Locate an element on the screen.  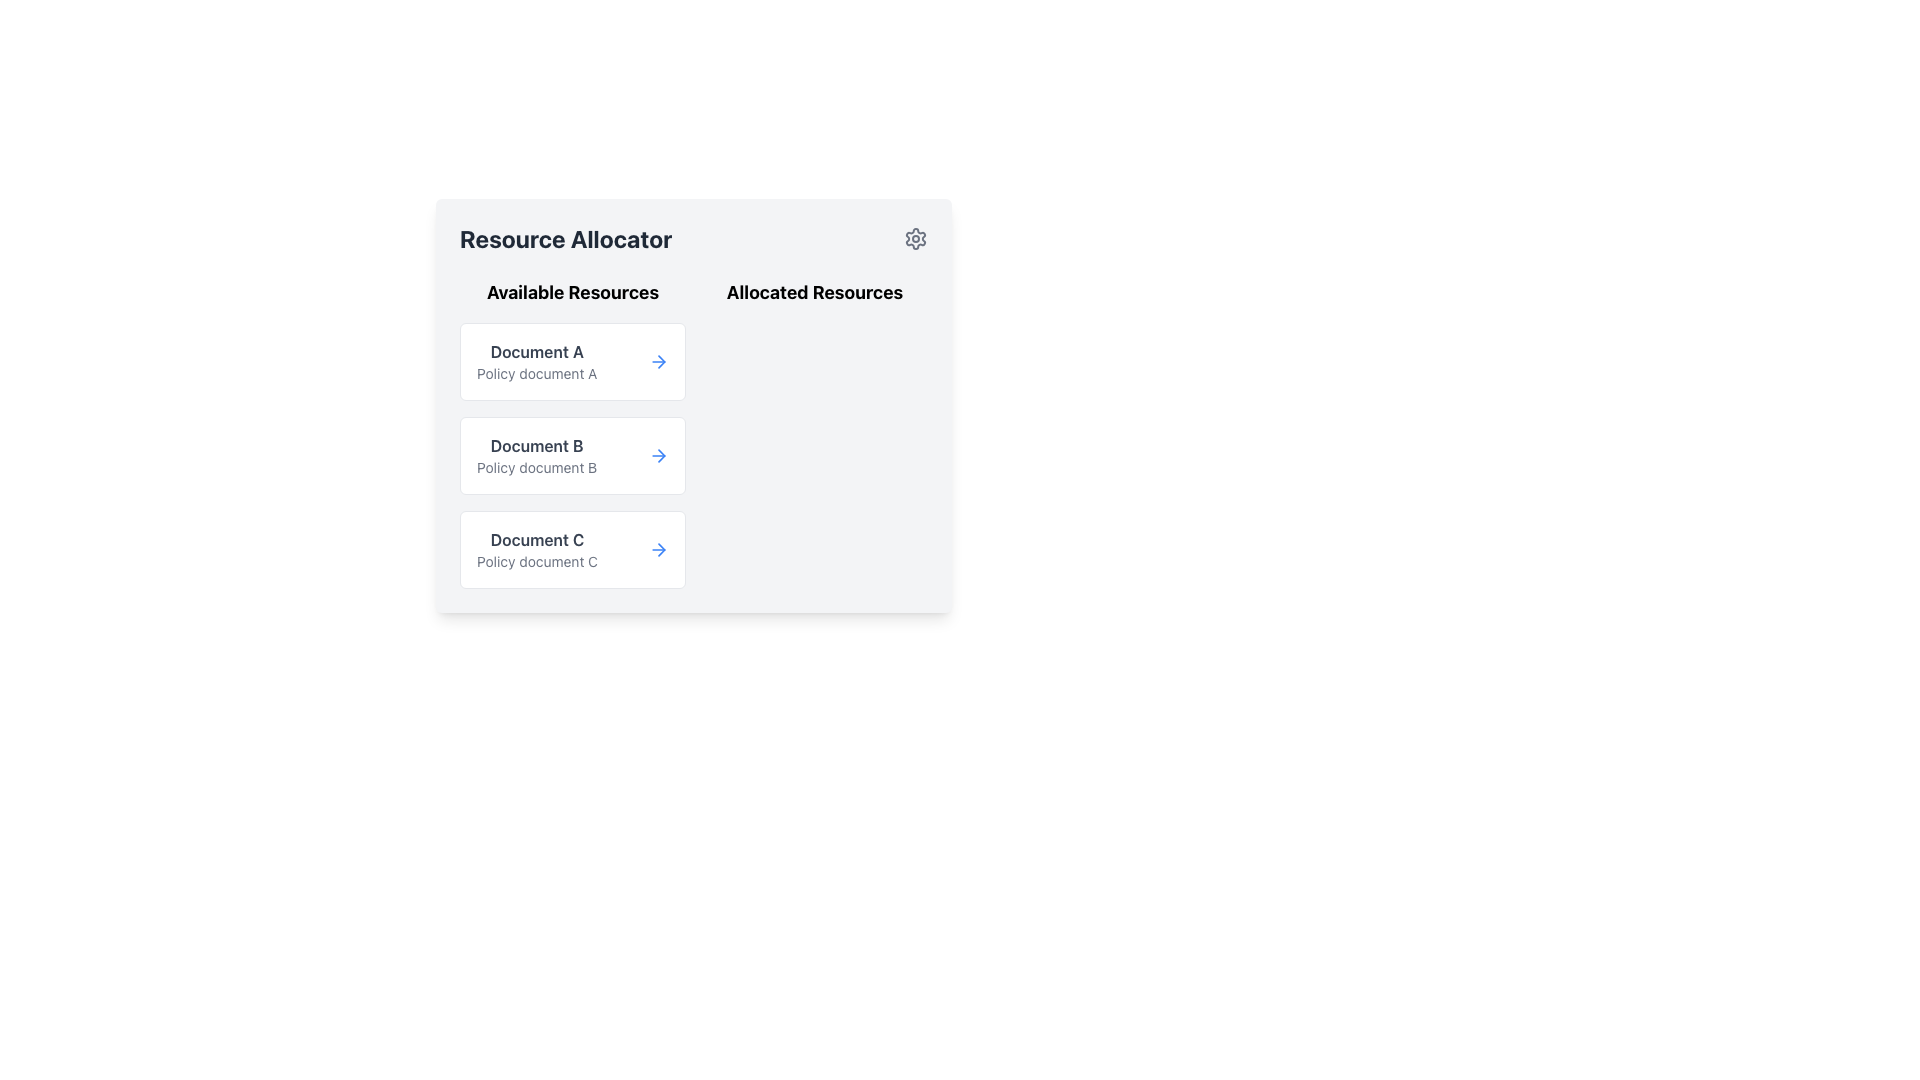
the rightward arrow button, which is icon-based and blue in color, located on the rightmost edge of the card containing 'Document B' in the 'Available Resources' section is located at coordinates (658, 455).